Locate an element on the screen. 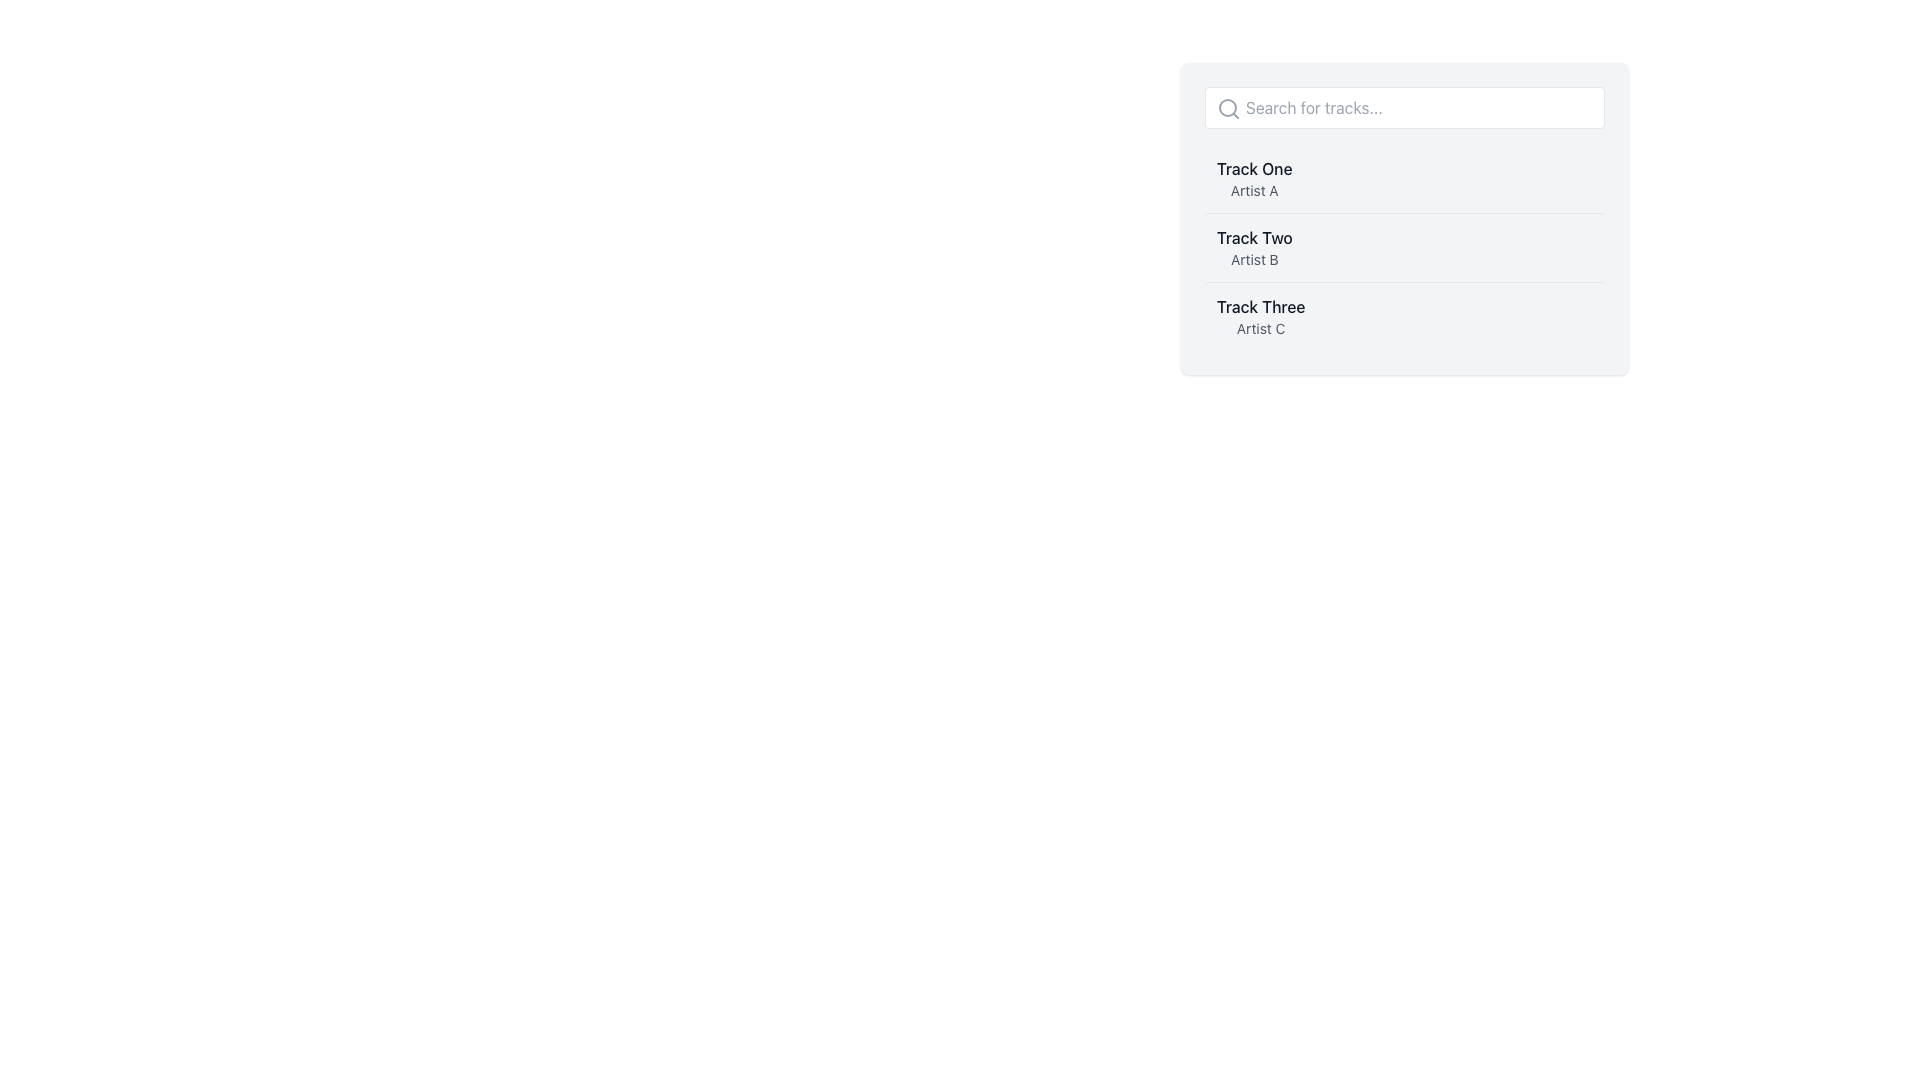 This screenshot has width=1920, height=1080. the text label displaying 'Artist C', which is less prominent and aligned under the bold title 'Track Three' is located at coordinates (1260, 327).